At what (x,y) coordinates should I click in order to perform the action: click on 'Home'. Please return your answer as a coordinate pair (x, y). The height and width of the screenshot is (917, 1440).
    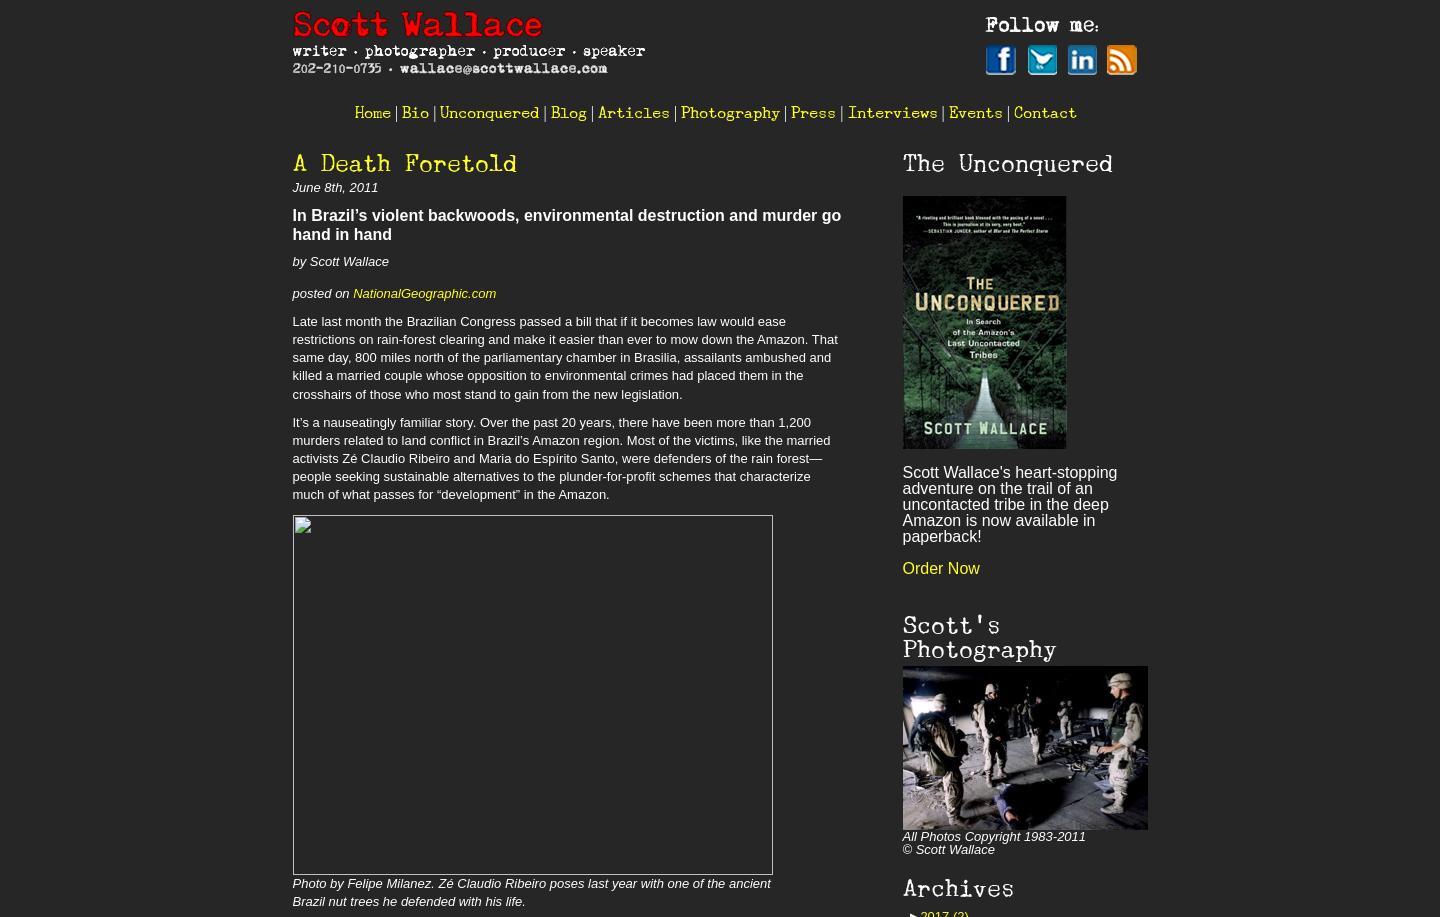
    Looking at the image, I should click on (371, 111).